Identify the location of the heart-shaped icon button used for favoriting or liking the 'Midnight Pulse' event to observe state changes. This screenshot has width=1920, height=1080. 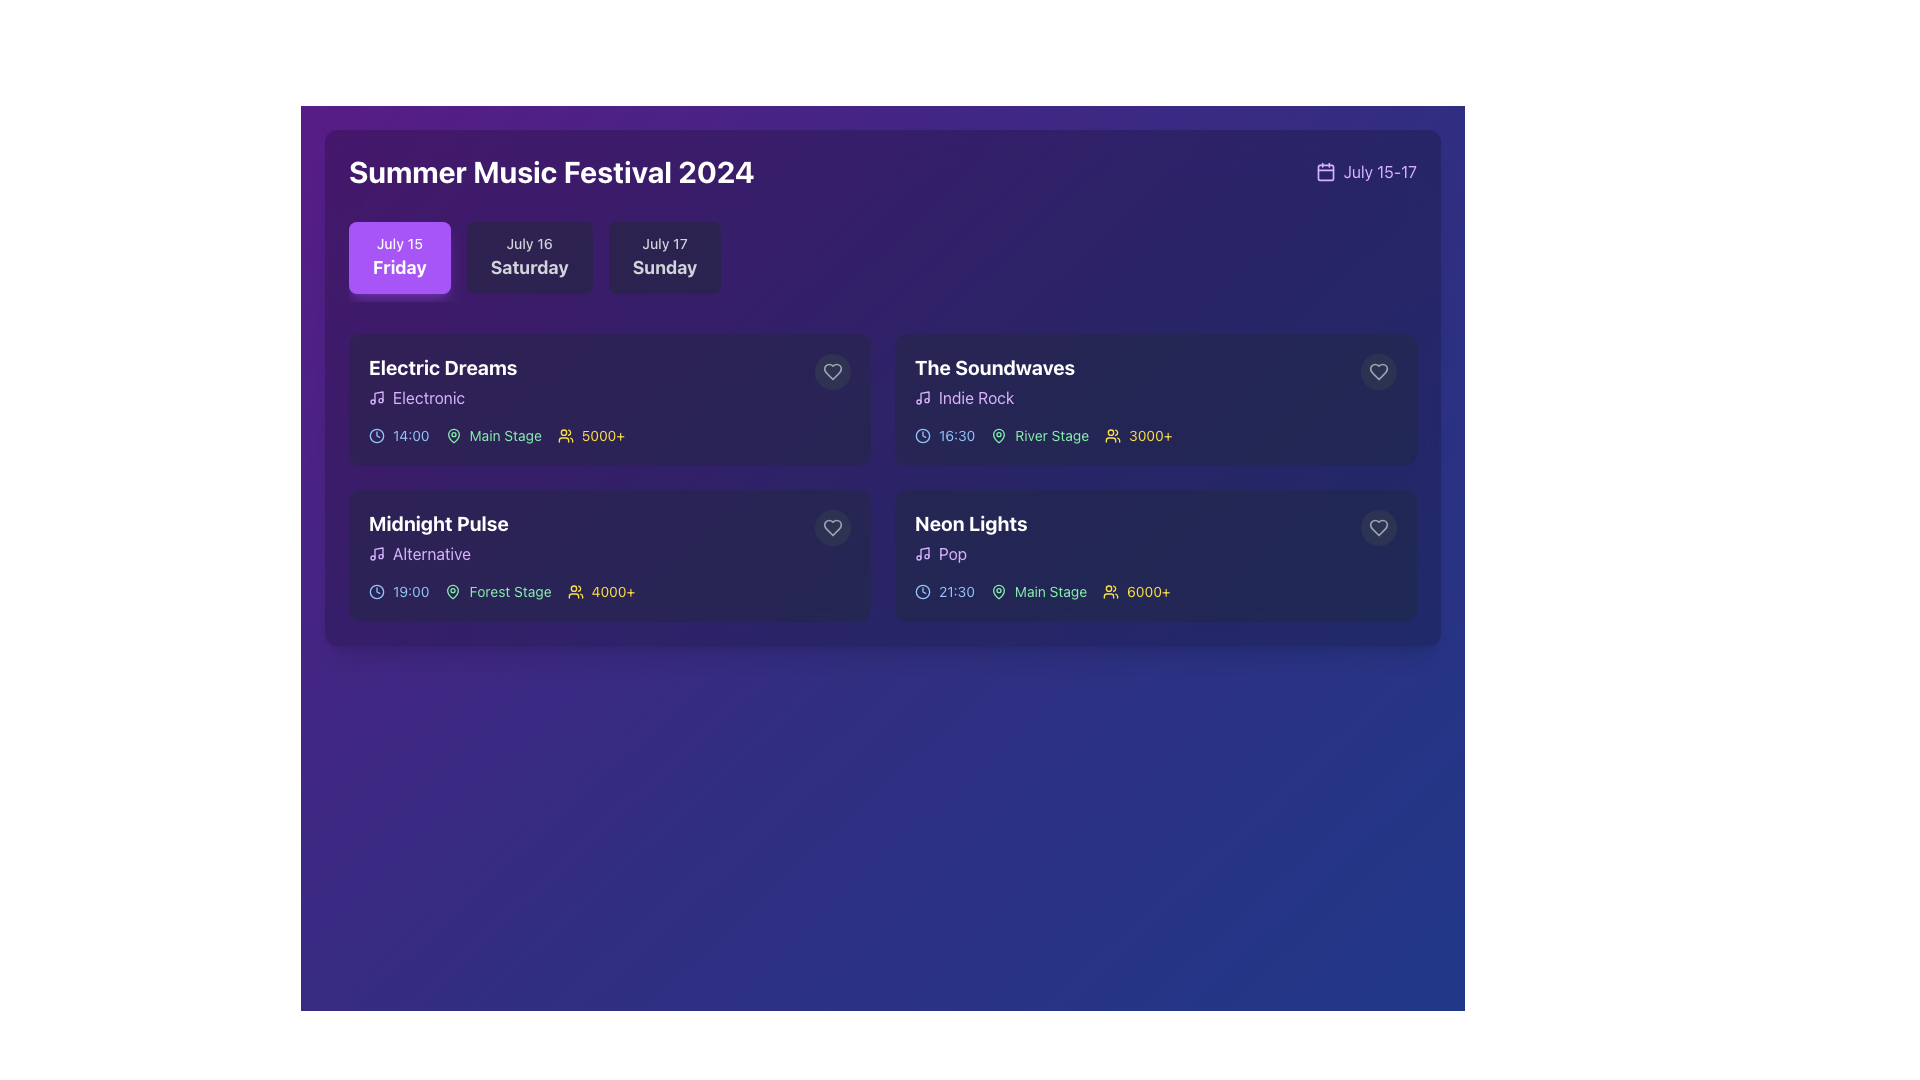
(833, 527).